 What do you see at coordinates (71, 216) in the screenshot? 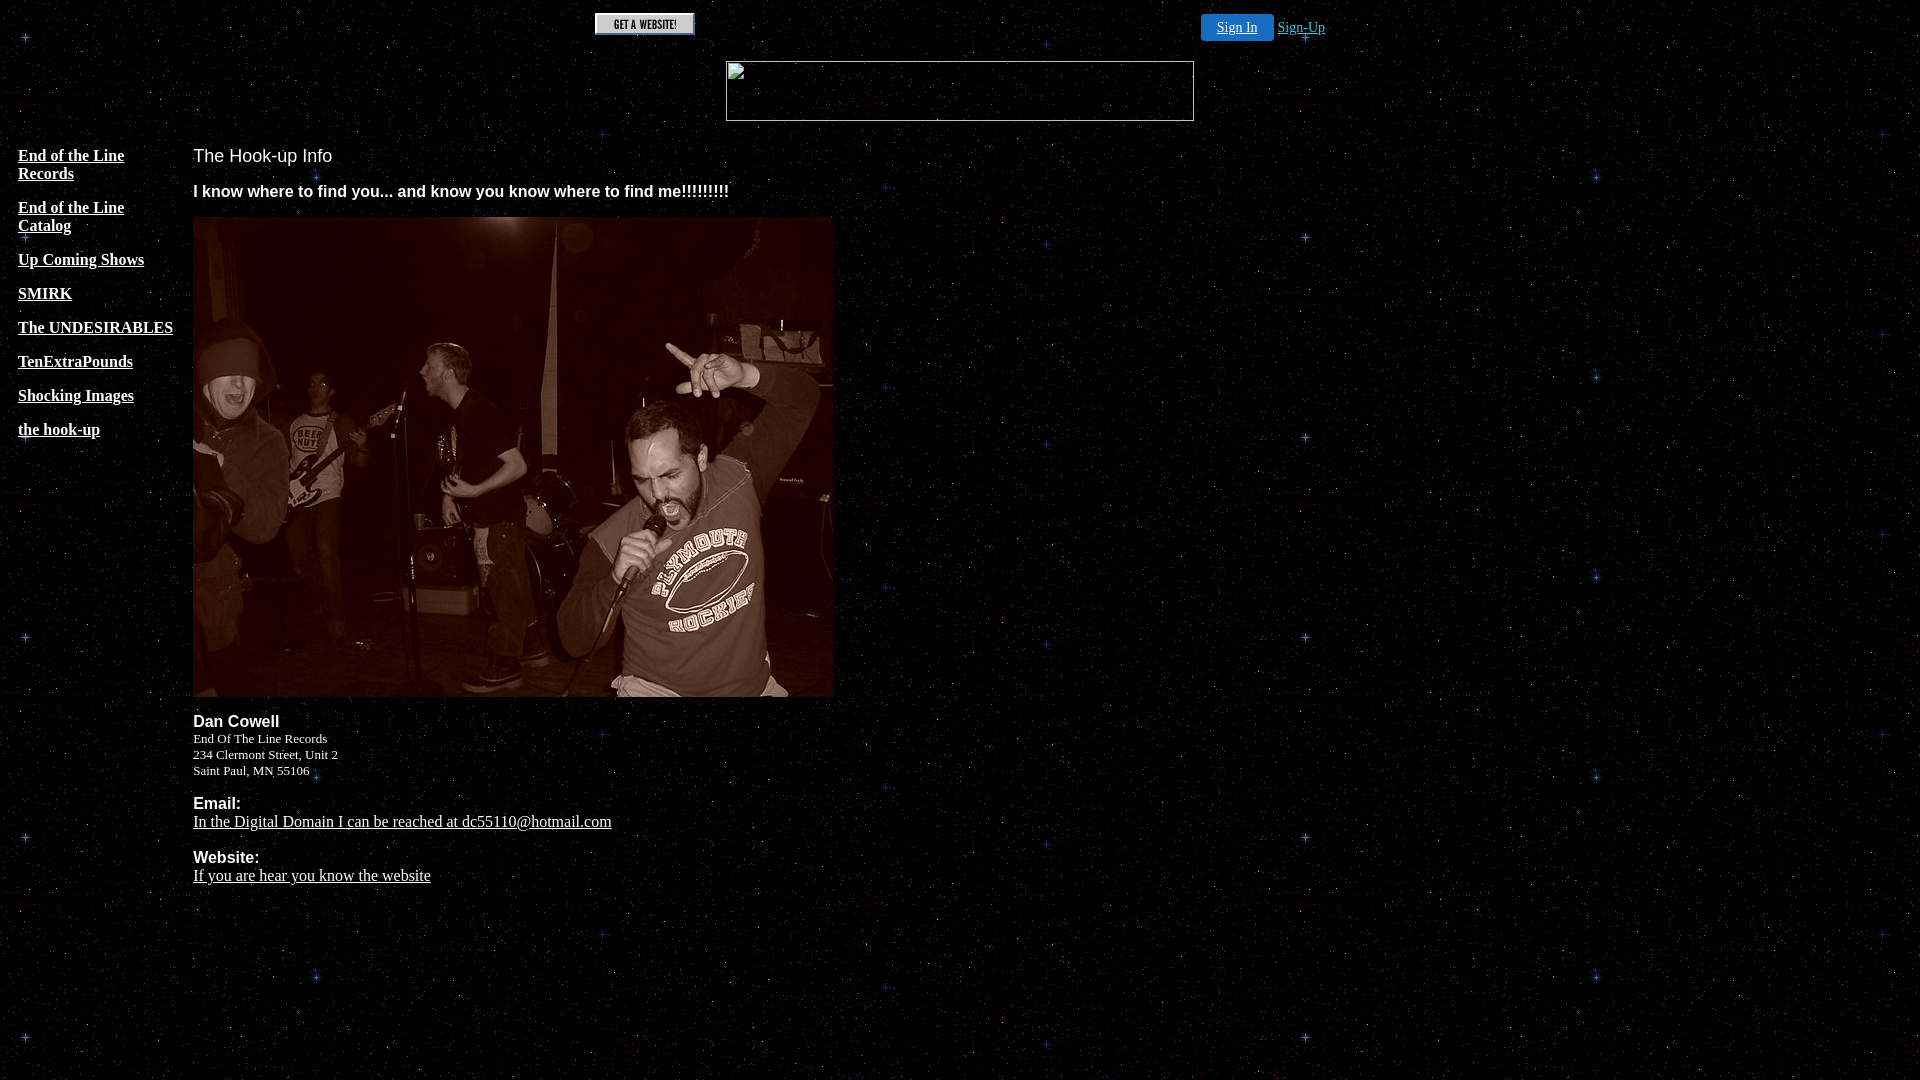
I see `'End of the Line Catalog'` at bounding box center [71, 216].